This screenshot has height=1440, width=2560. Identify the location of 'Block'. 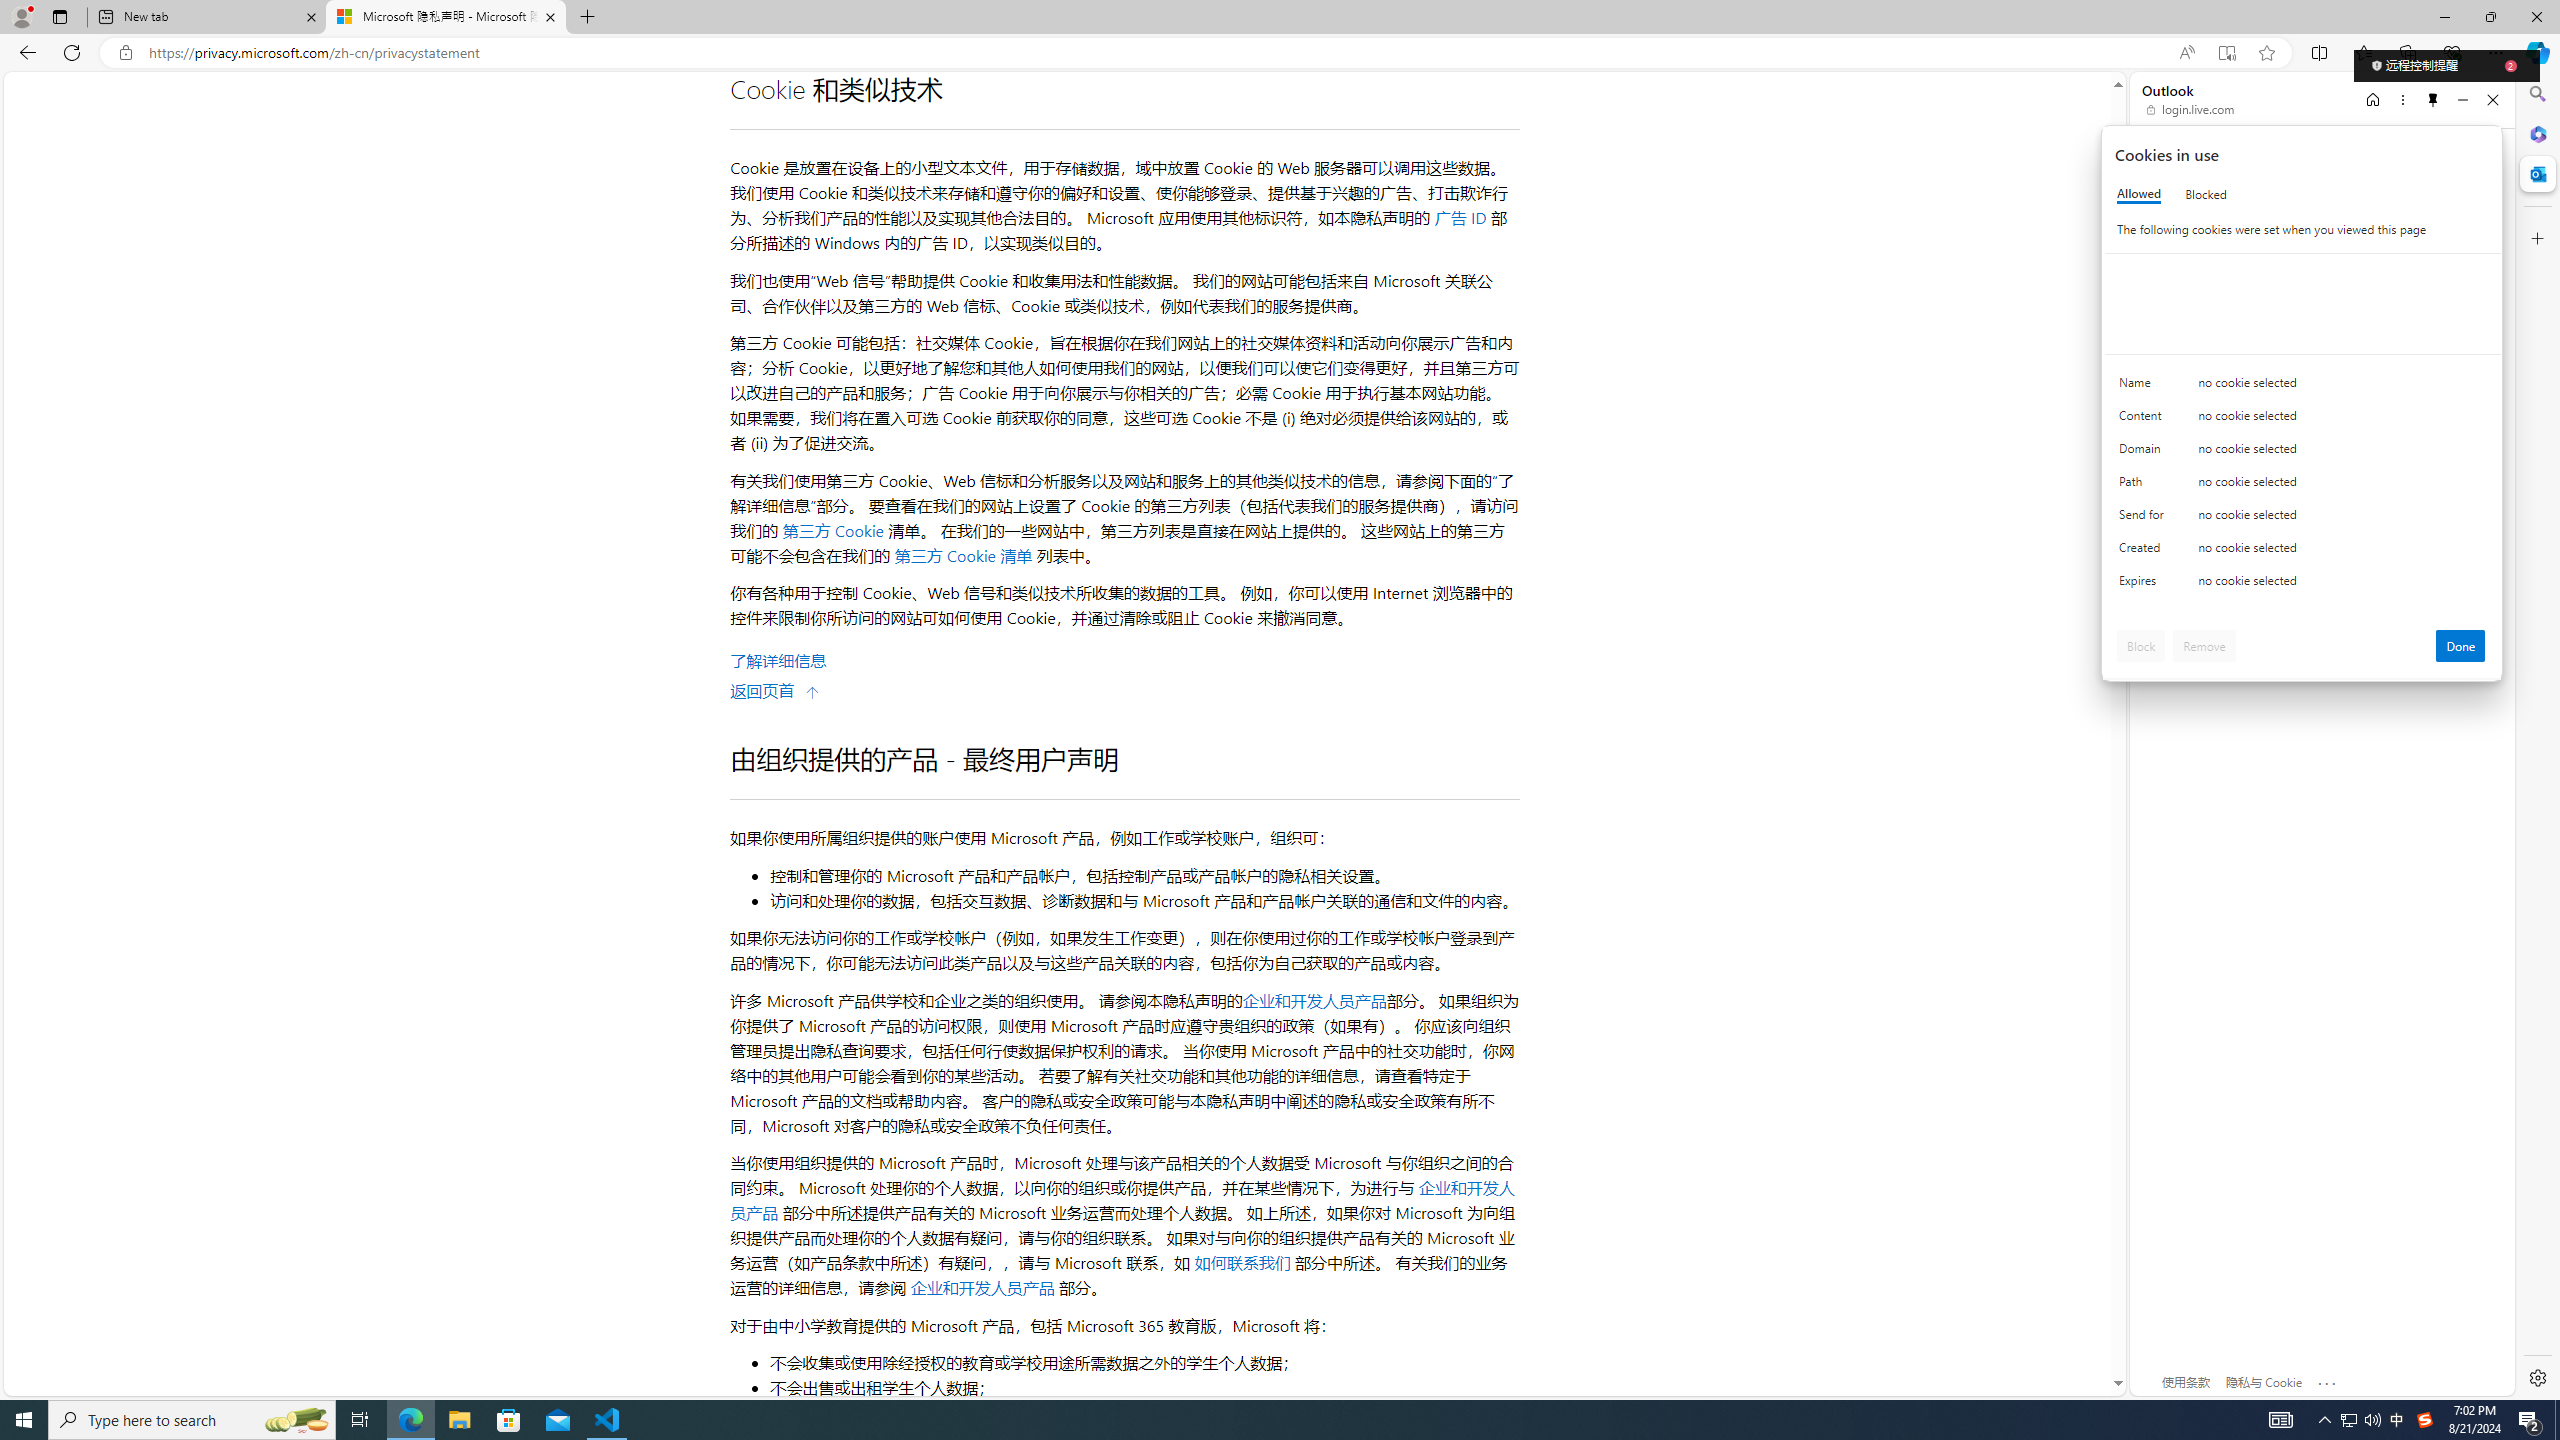
(2140, 646).